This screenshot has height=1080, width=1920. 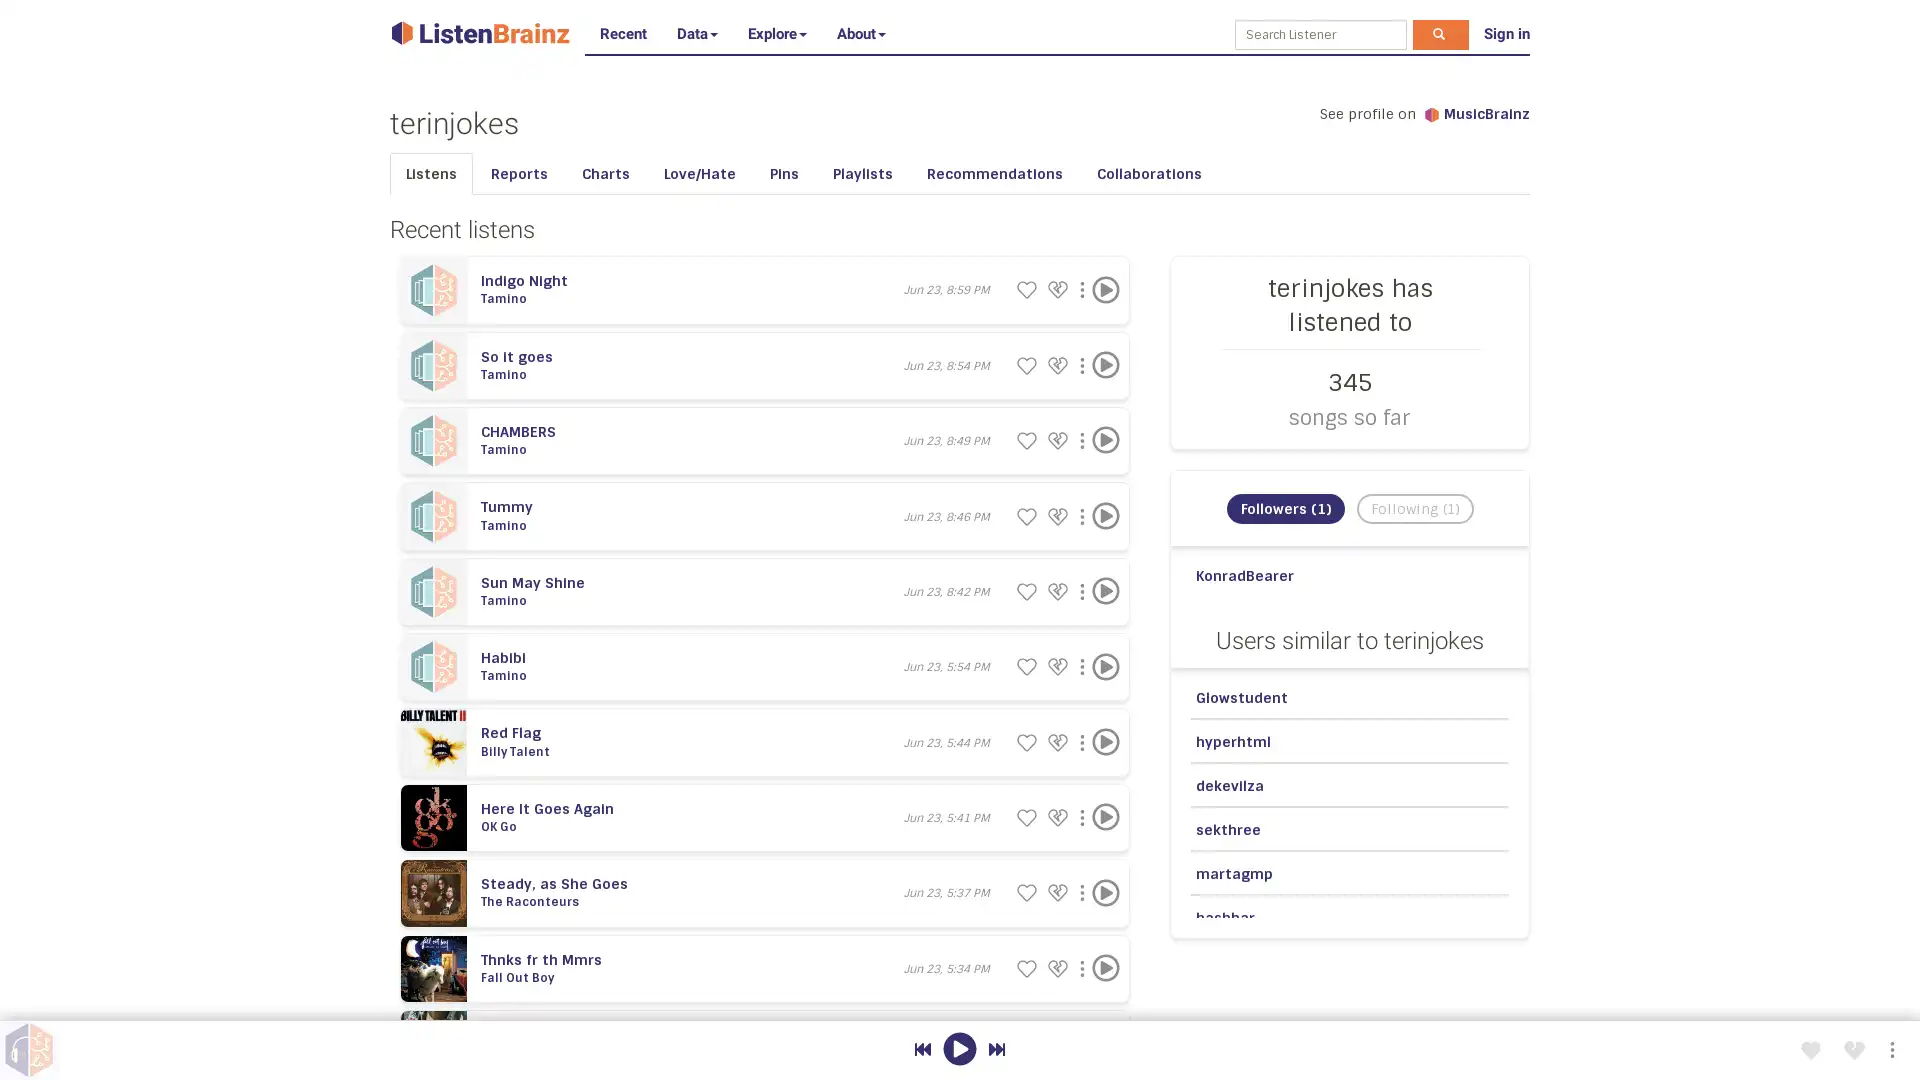 I want to click on Play, so click(x=1104, y=967).